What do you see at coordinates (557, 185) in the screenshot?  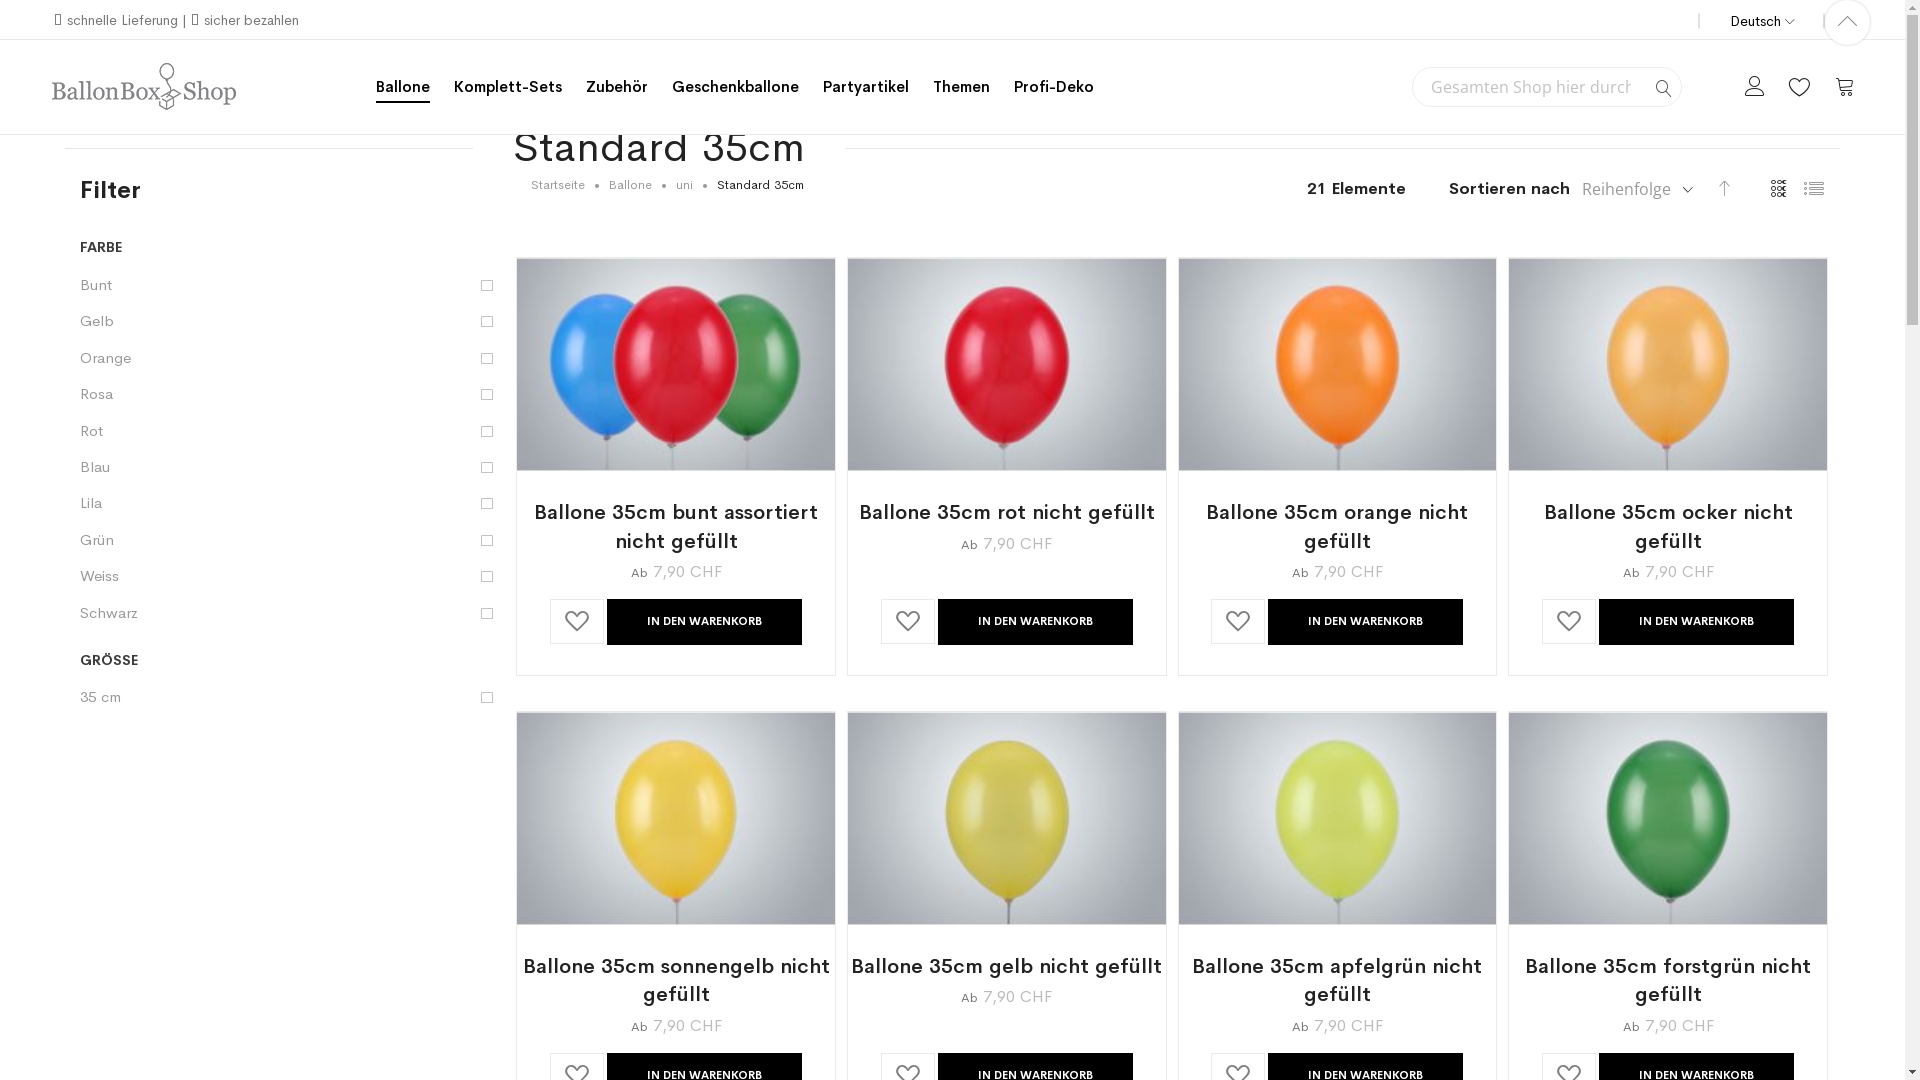 I see `'Startseite'` at bounding box center [557, 185].